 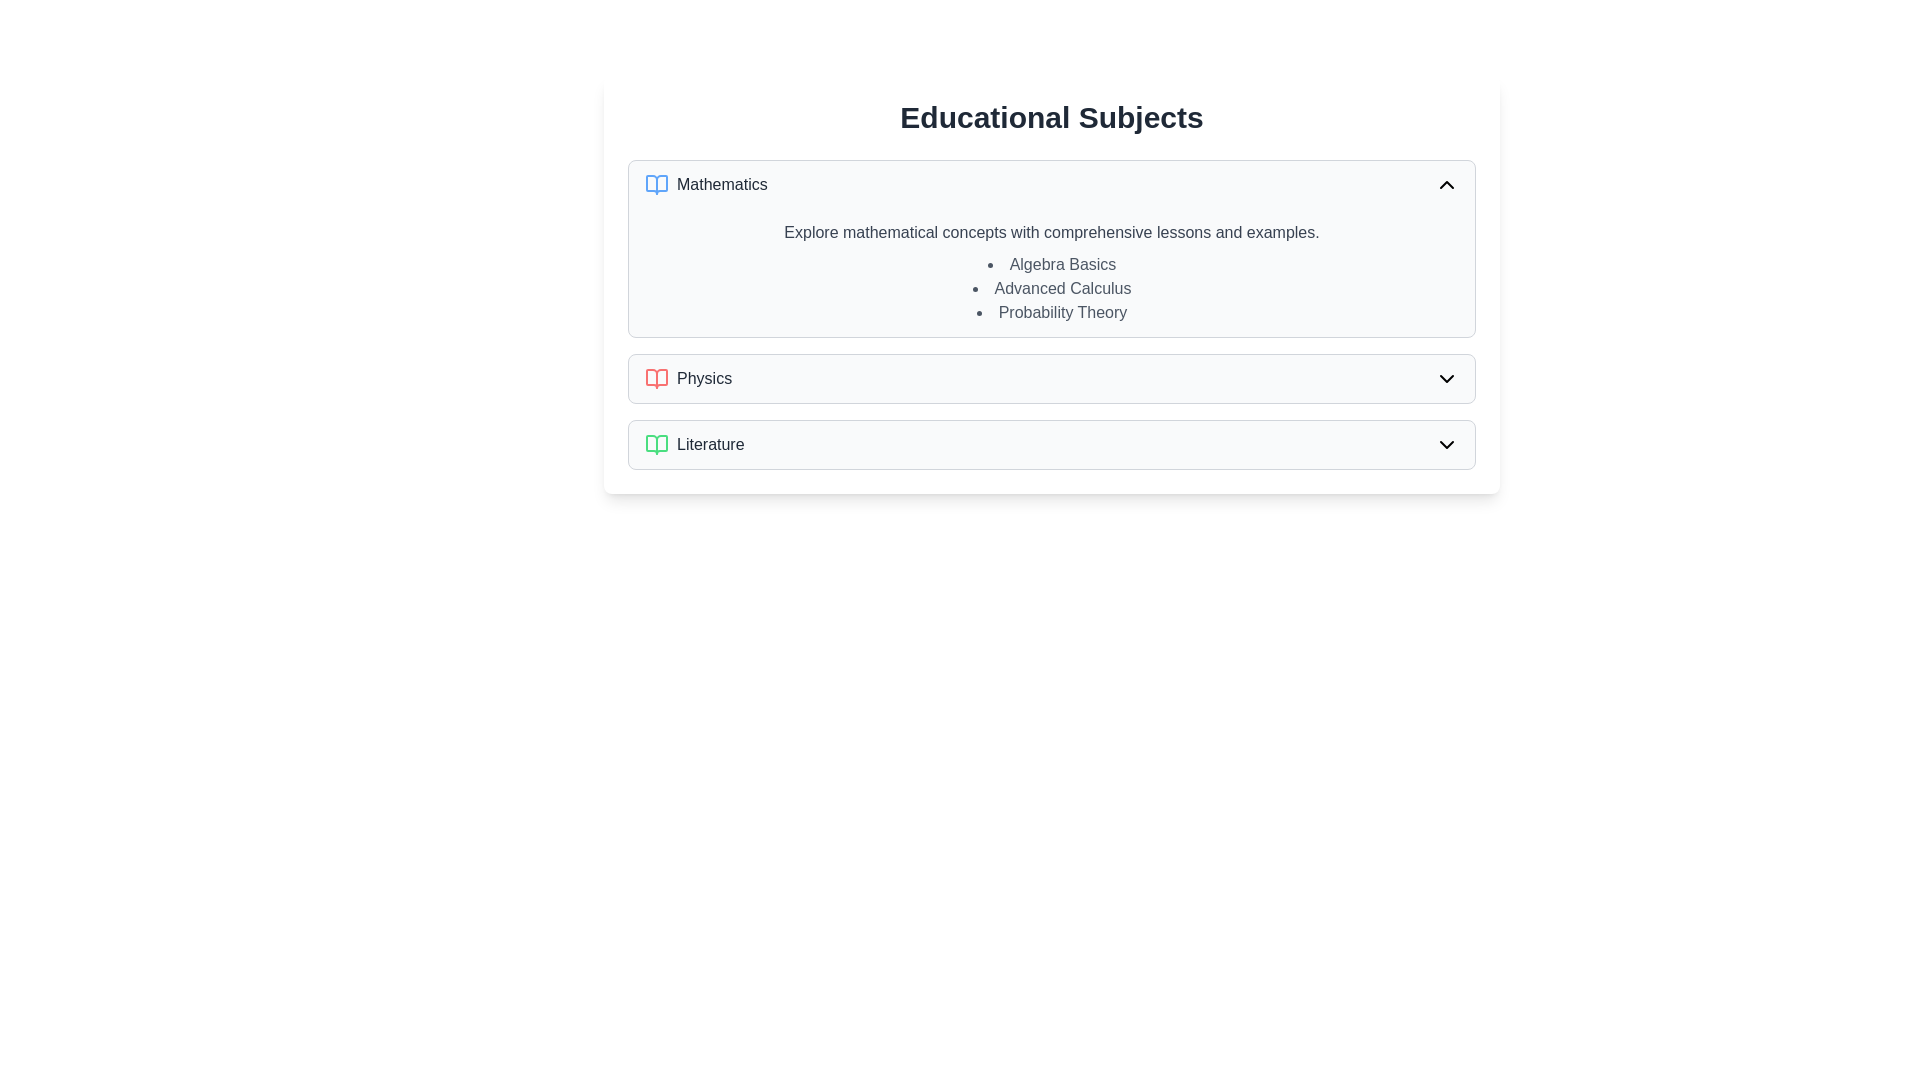 I want to click on the text label 'Physics', which is styled with a medium font weight and gray color, located next to a red open book icon in the middle section under the header 'Educational Subjects', so click(x=704, y=378).